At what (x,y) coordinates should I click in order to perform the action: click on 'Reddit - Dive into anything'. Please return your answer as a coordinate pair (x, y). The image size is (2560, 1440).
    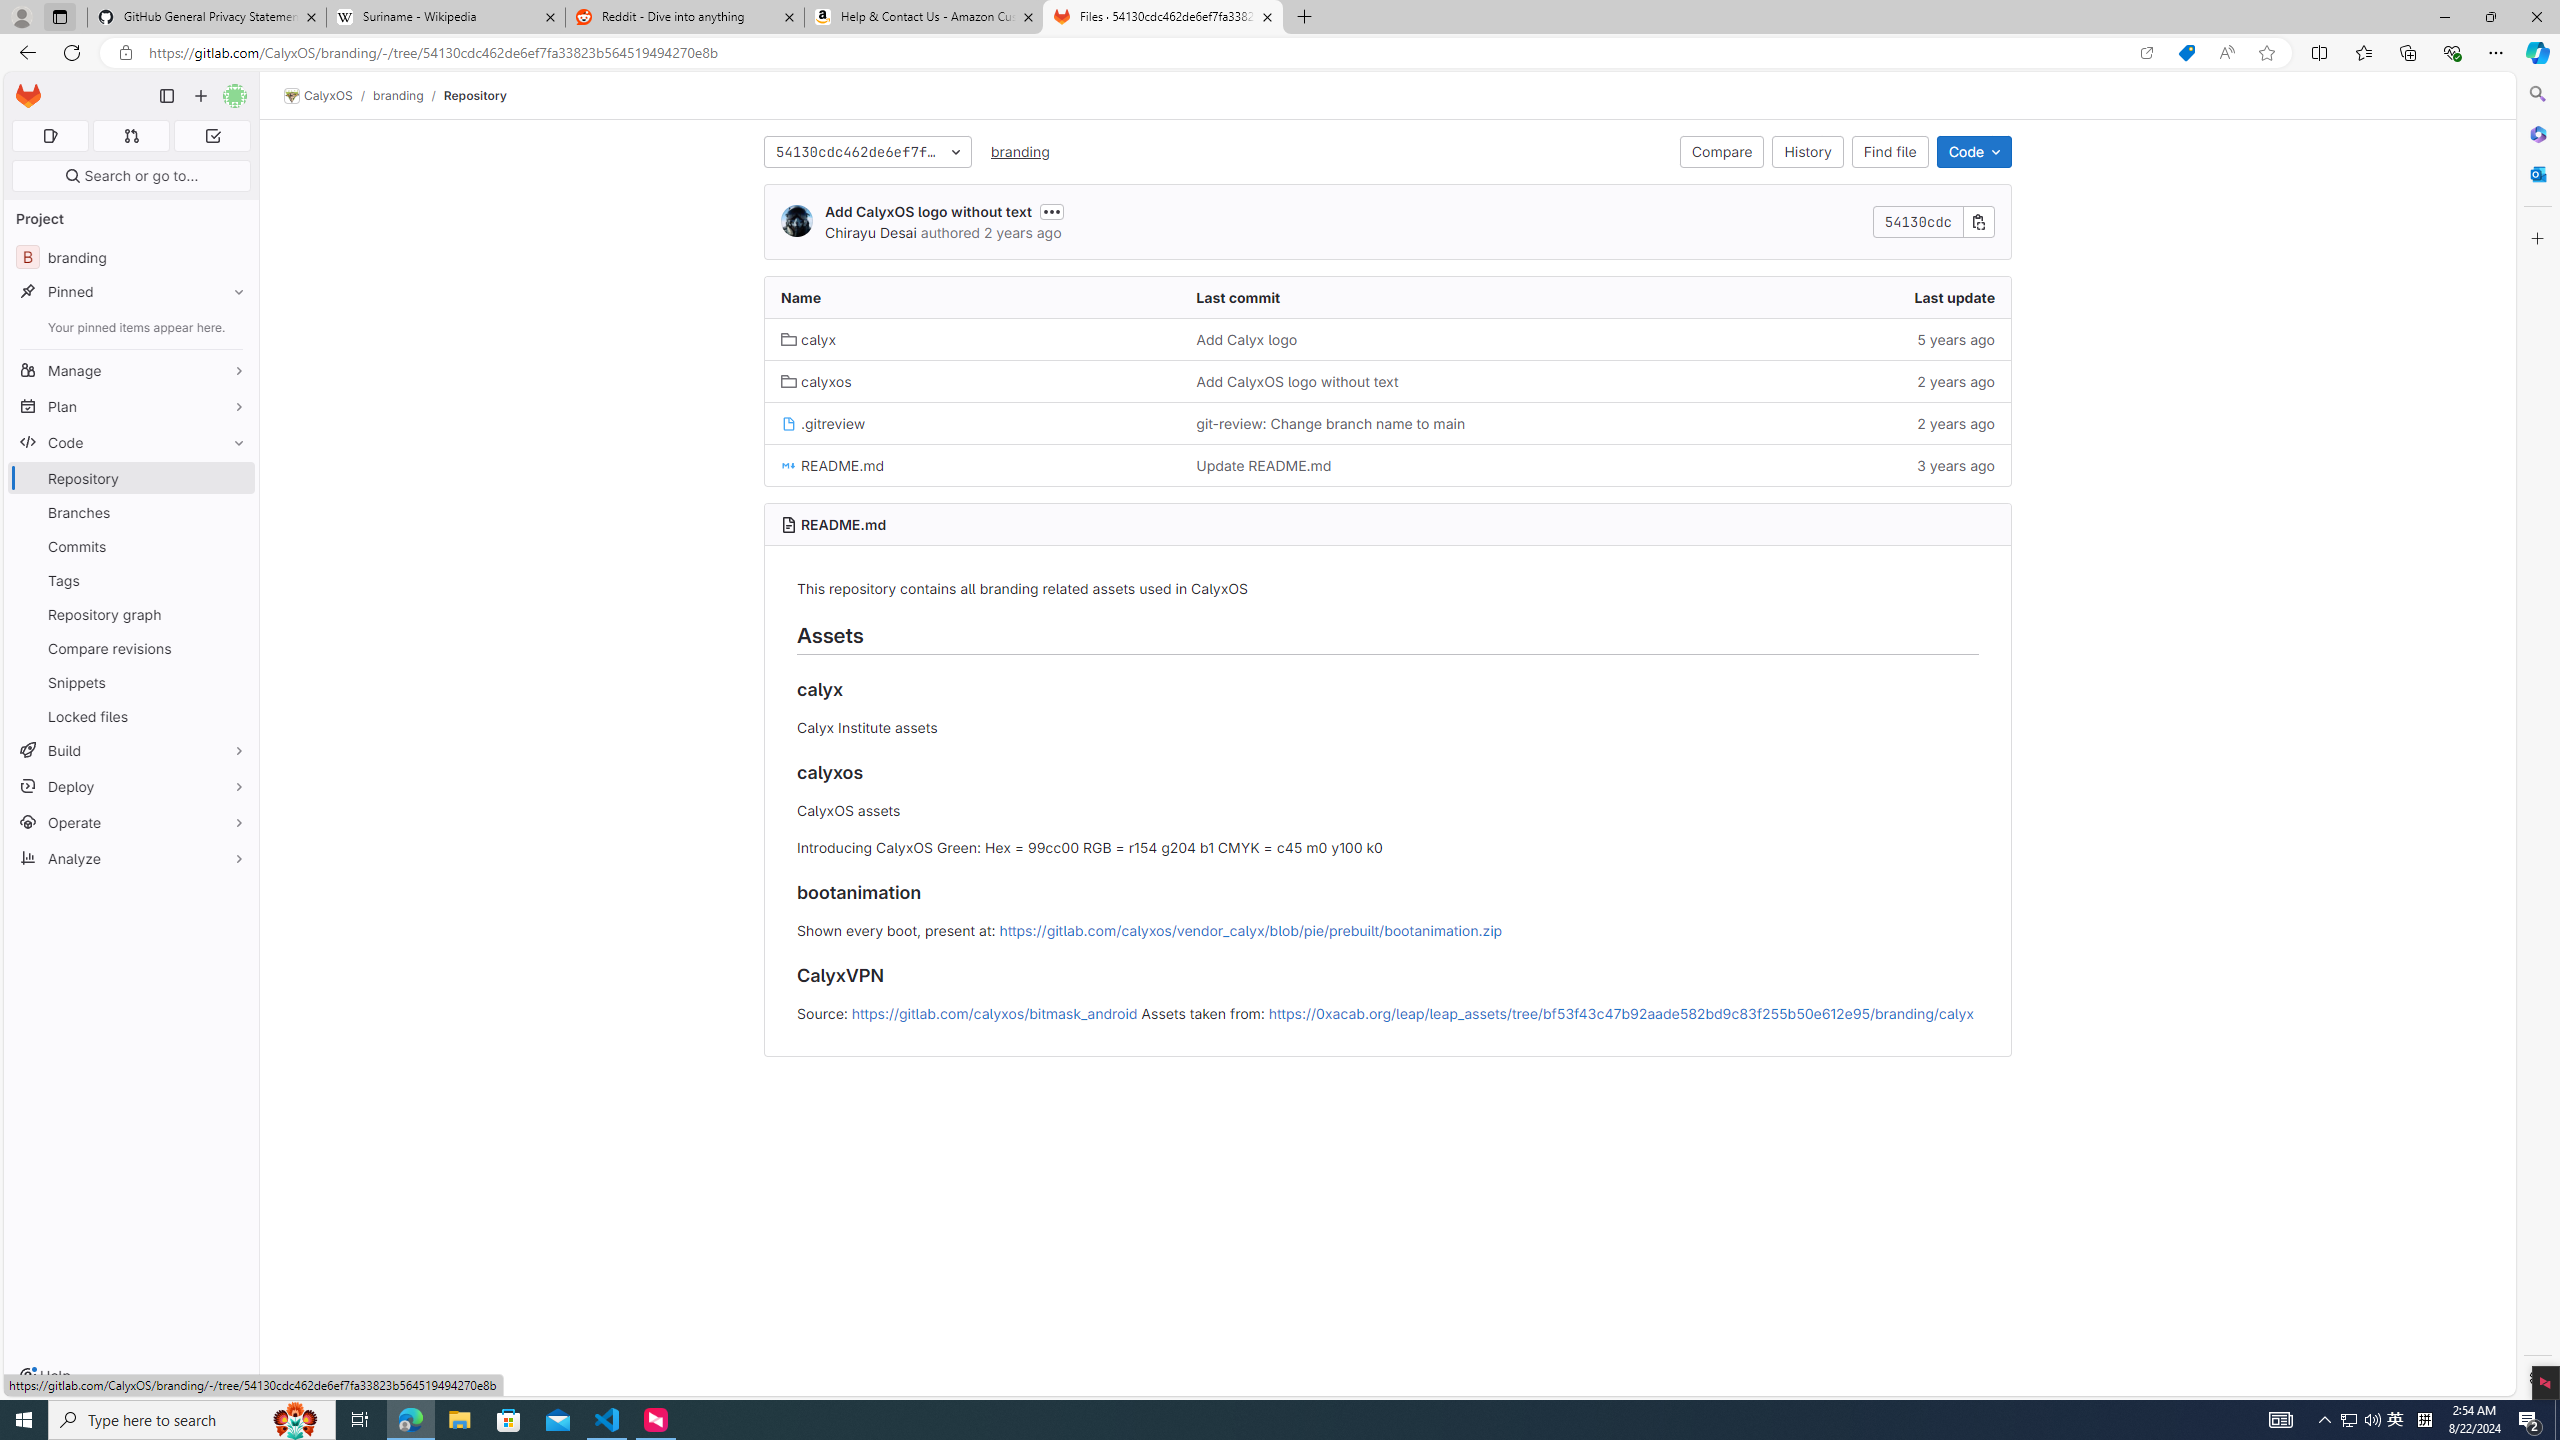
    Looking at the image, I should click on (685, 16).